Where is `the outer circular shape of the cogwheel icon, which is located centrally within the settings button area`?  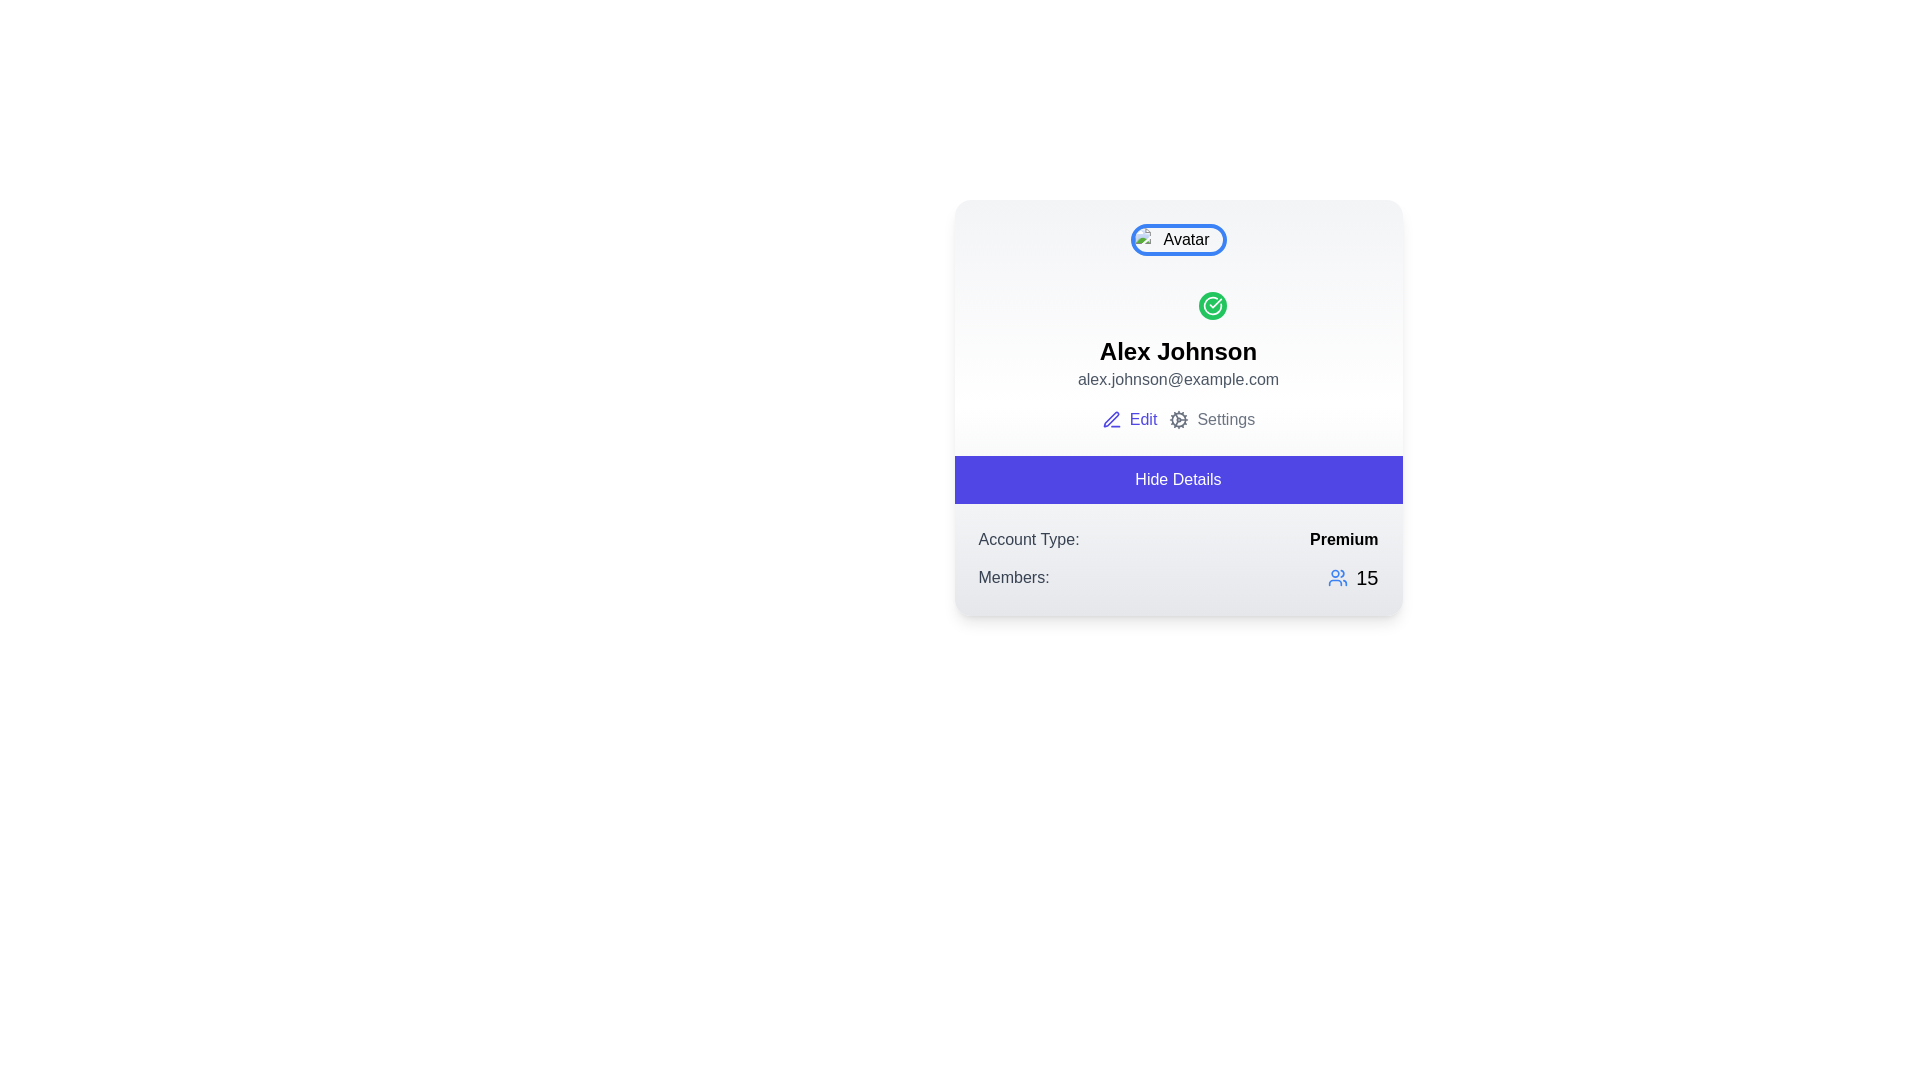 the outer circular shape of the cogwheel icon, which is located centrally within the settings button area is located at coordinates (1179, 419).